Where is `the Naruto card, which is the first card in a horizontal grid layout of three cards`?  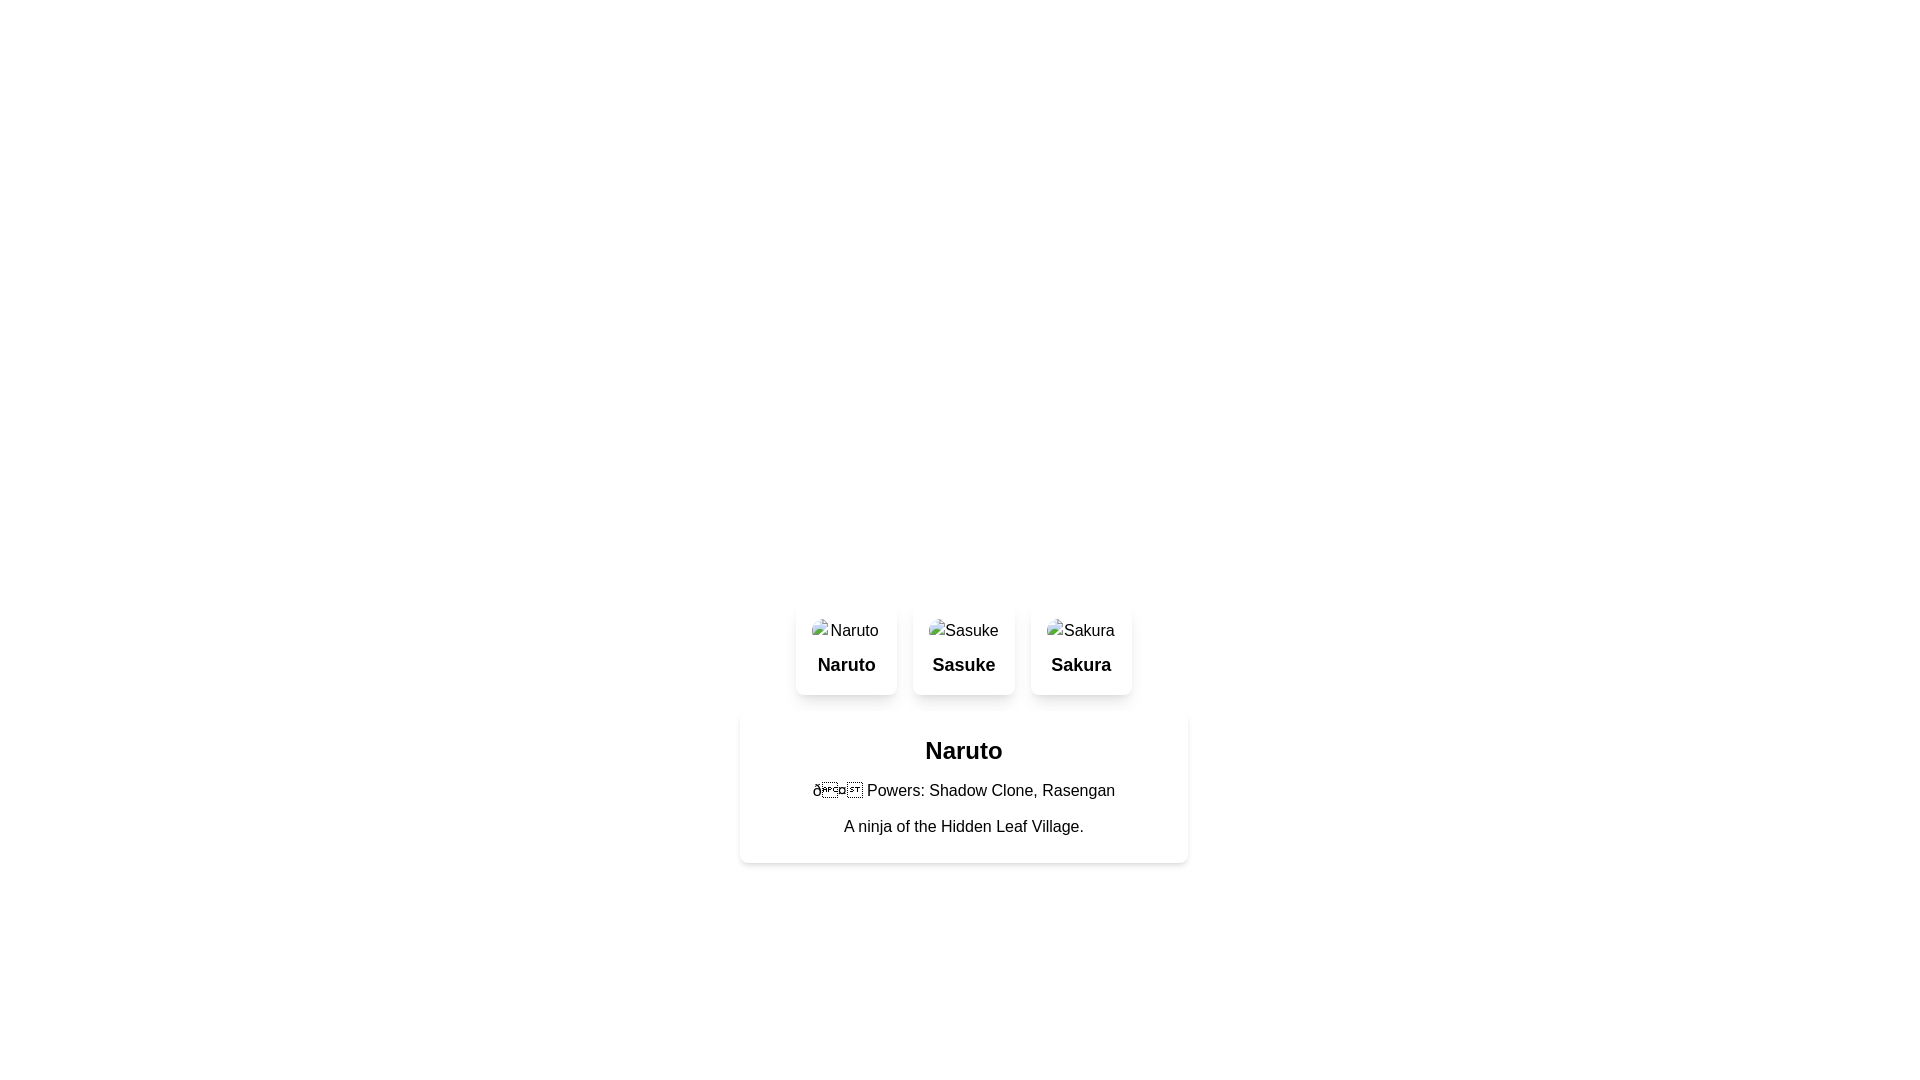
the Naruto card, which is the first card in a horizontal grid layout of three cards is located at coordinates (846, 648).